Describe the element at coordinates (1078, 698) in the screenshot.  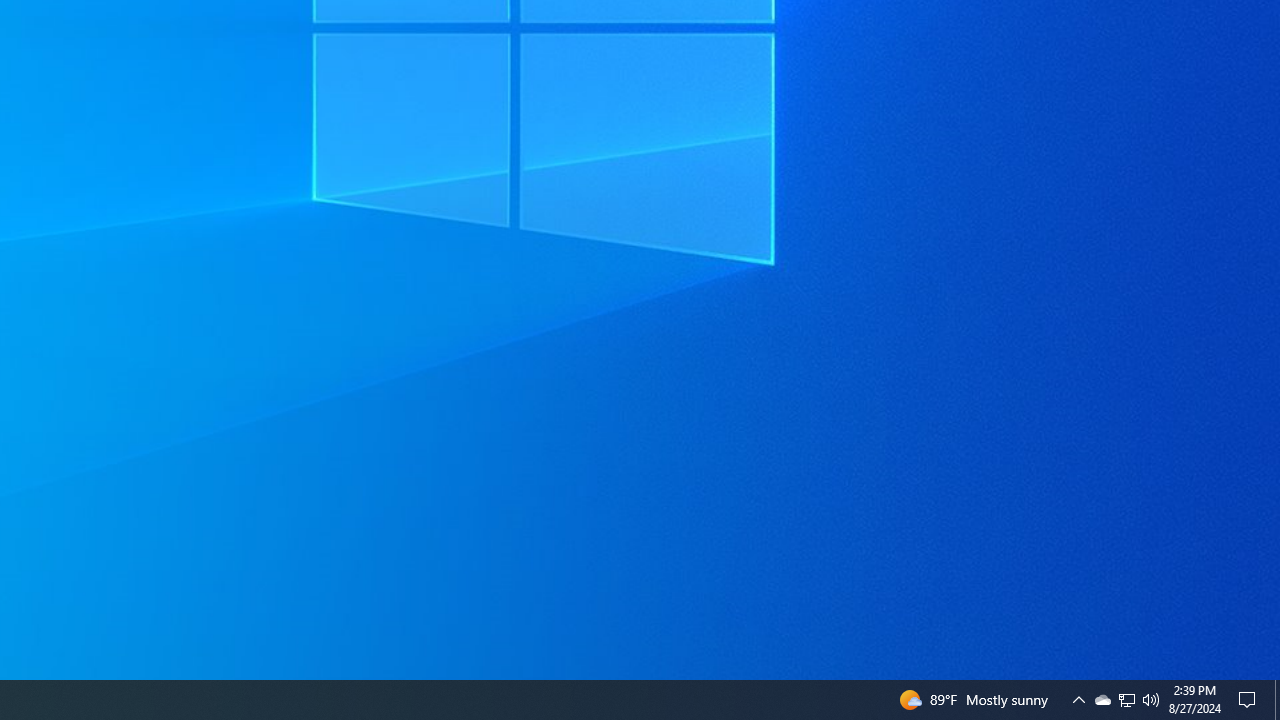
I see `'Notification Chevron'` at that location.